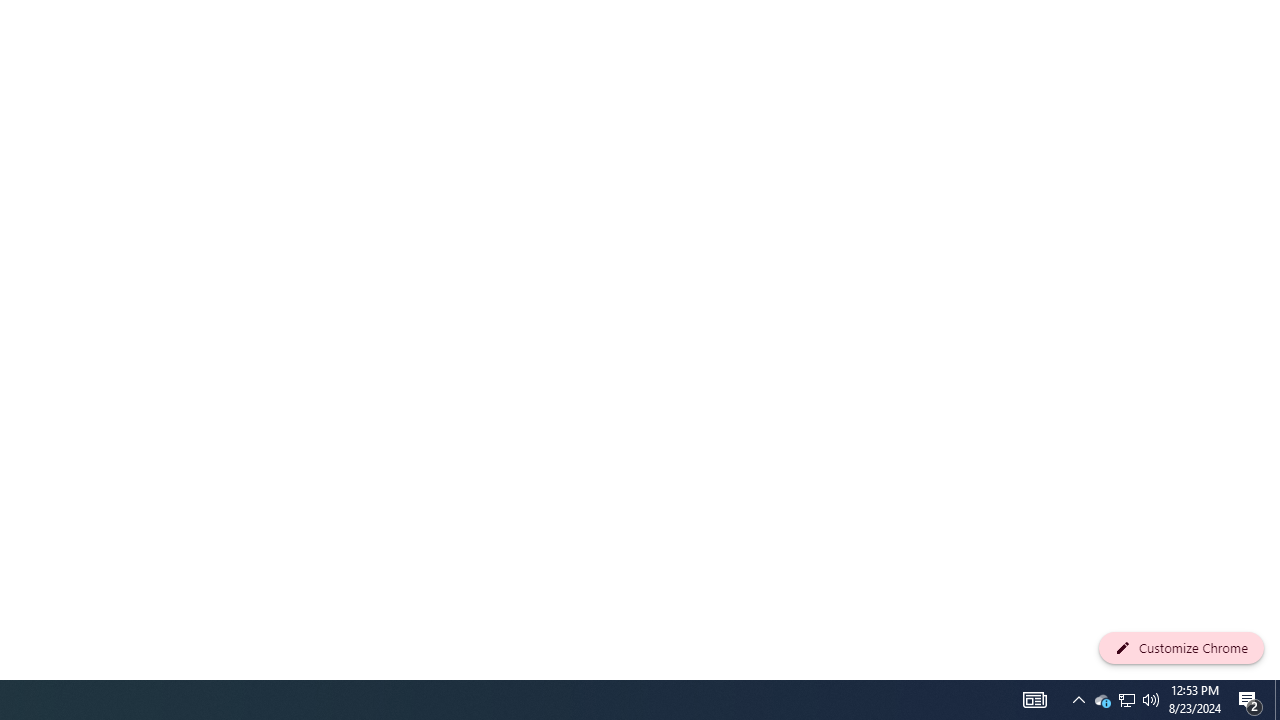 Image resolution: width=1280 pixels, height=720 pixels. What do you see at coordinates (1181, 648) in the screenshot?
I see `'Customize Chrome'` at bounding box center [1181, 648].